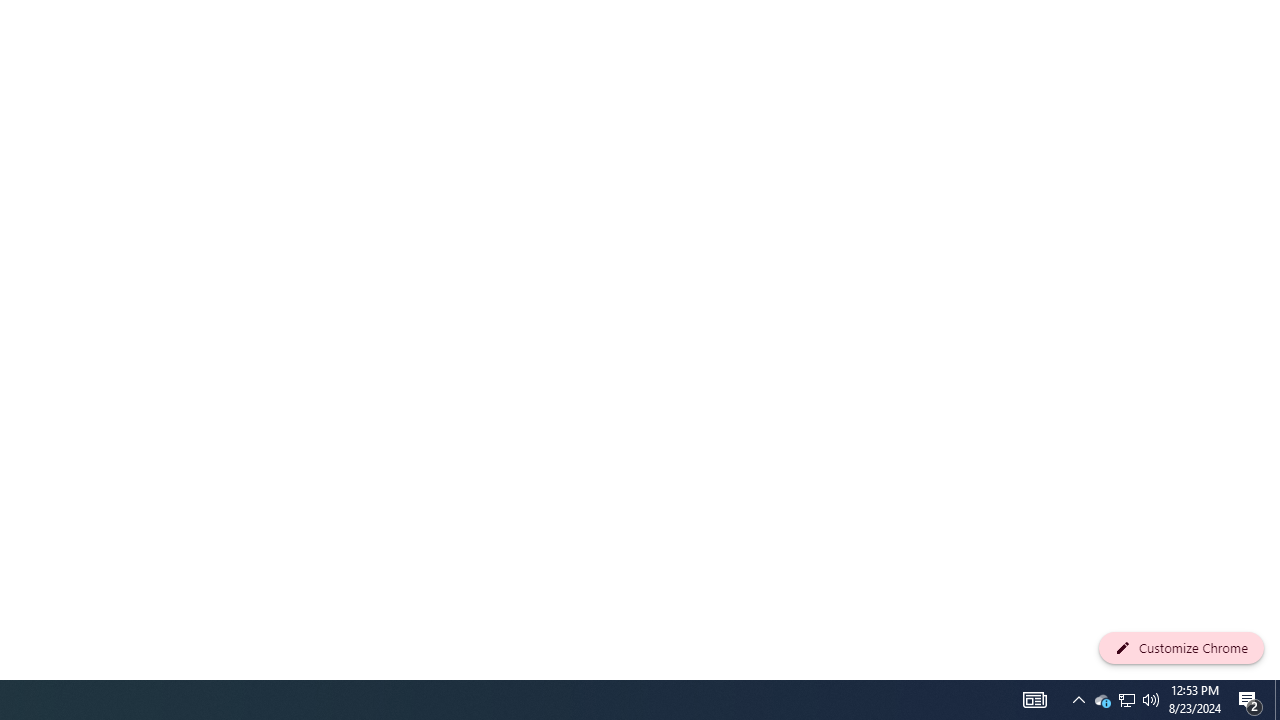 Image resolution: width=1280 pixels, height=720 pixels. What do you see at coordinates (1181, 648) in the screenshot?
I see `'Customize Chrome'` at bounding box center [1181, 648].